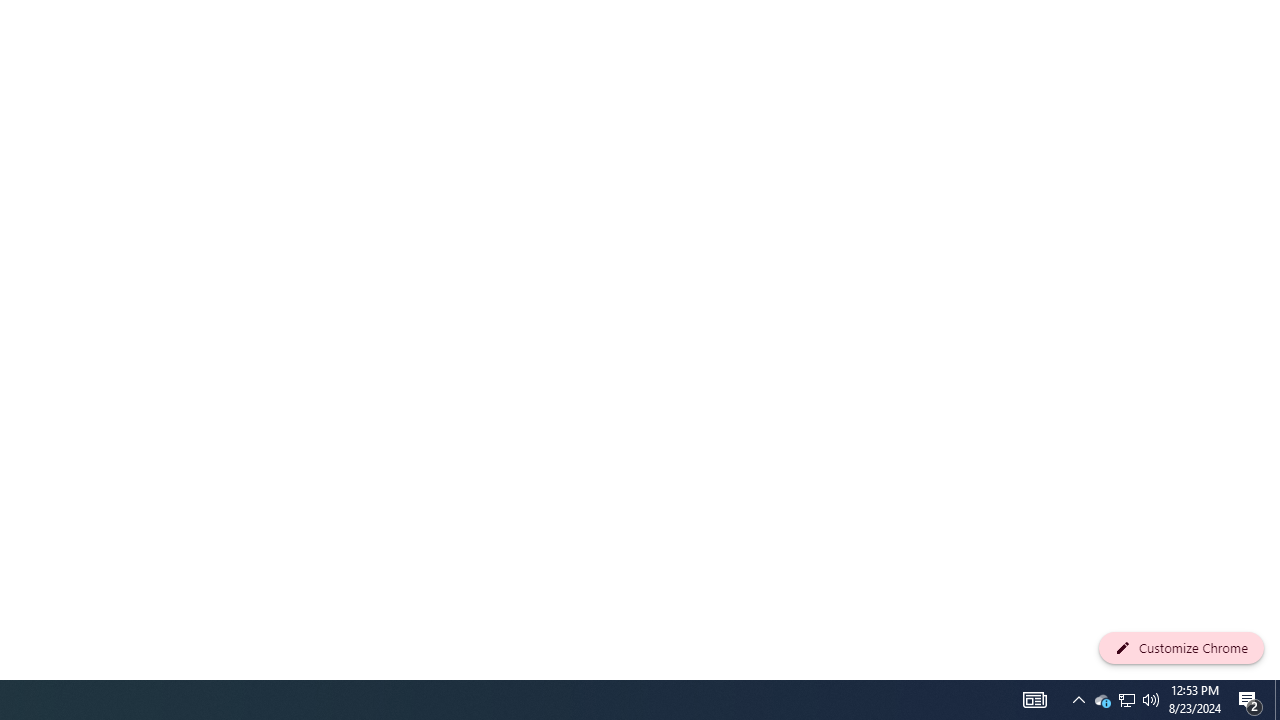 Image resolution: width=1280 pixels, height=720 pixels. What do you see at coordinates (1181, 648) in the screenshot?
I see `'Customize Chrome'` at bounding box center [1181, 648].